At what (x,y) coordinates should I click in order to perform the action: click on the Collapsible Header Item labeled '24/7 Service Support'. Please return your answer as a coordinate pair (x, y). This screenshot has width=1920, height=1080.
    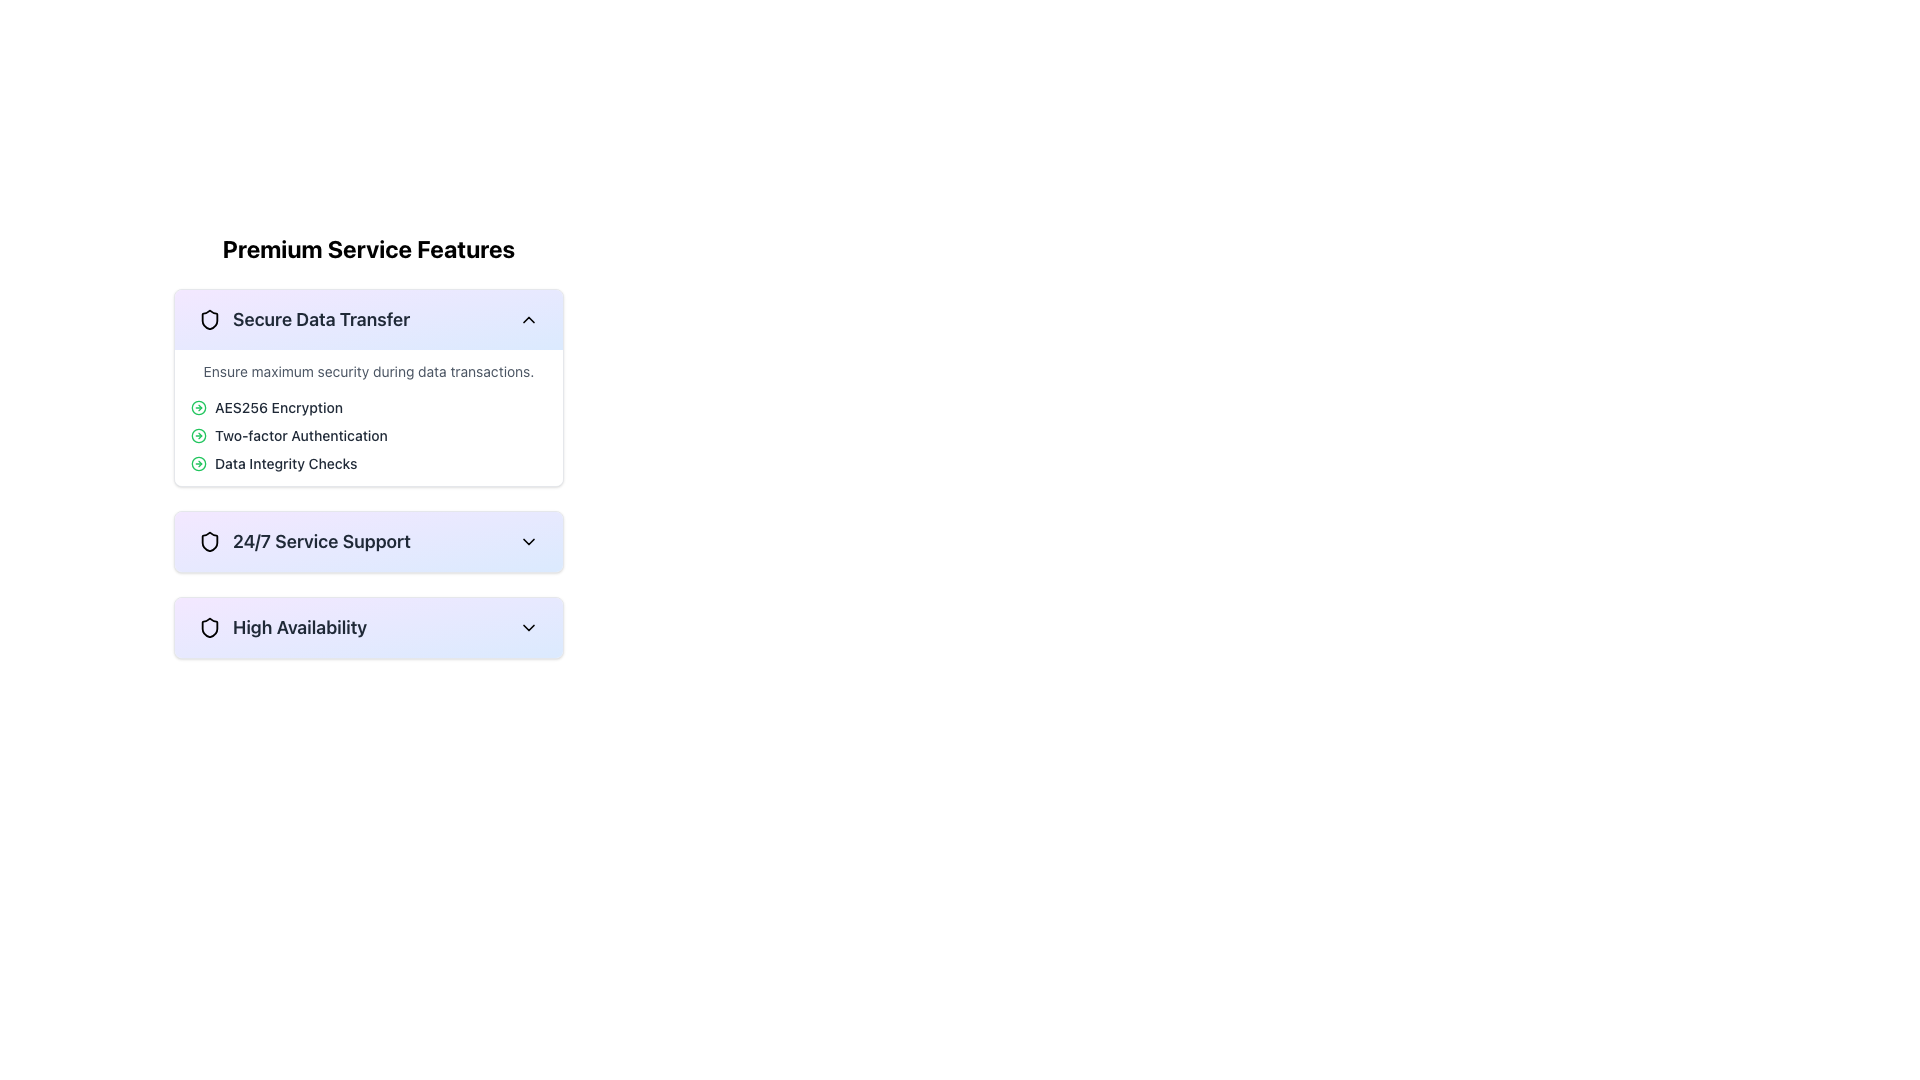
    Looking at the image, I should click on (369, 542).